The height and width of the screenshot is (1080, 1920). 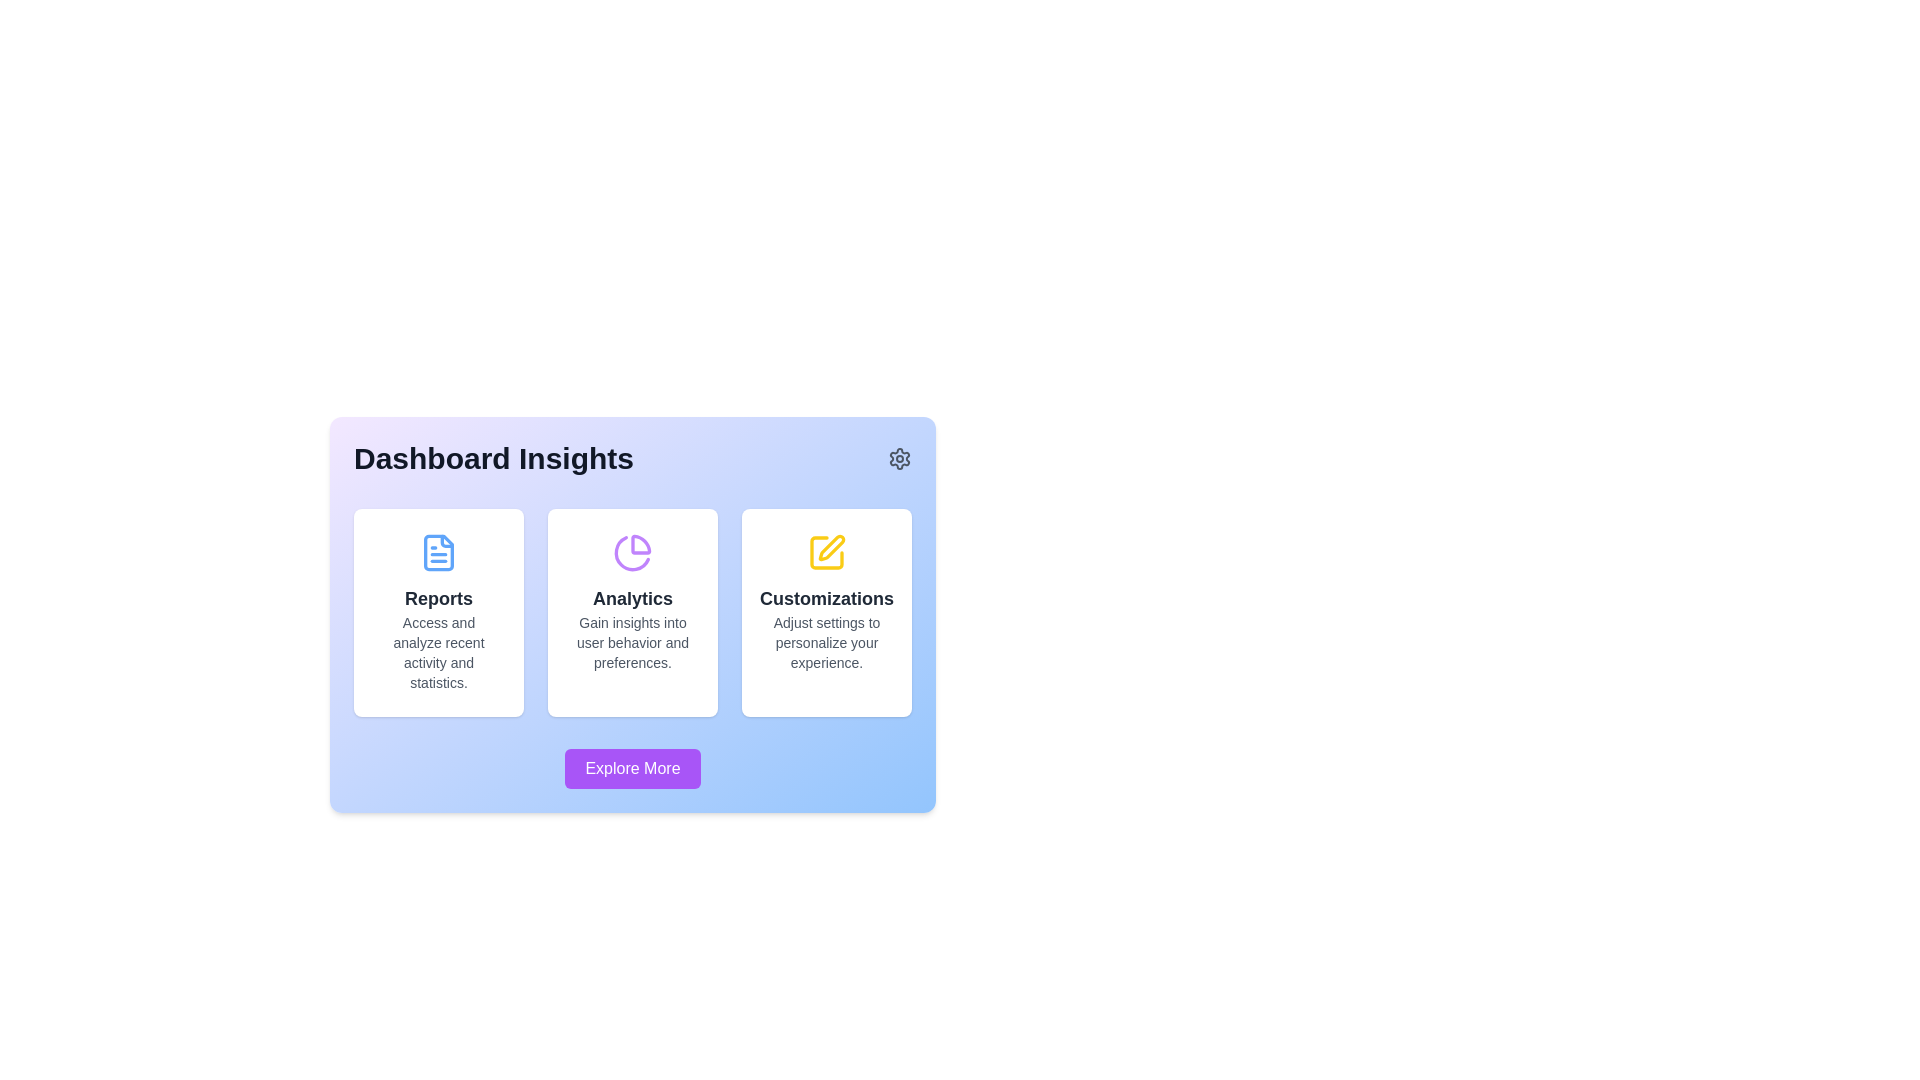 I want to click on the pie chart icon representing analytics within the 'Analytics' card under the heading 'Dashboard Insights', so click(x=641, y=544).